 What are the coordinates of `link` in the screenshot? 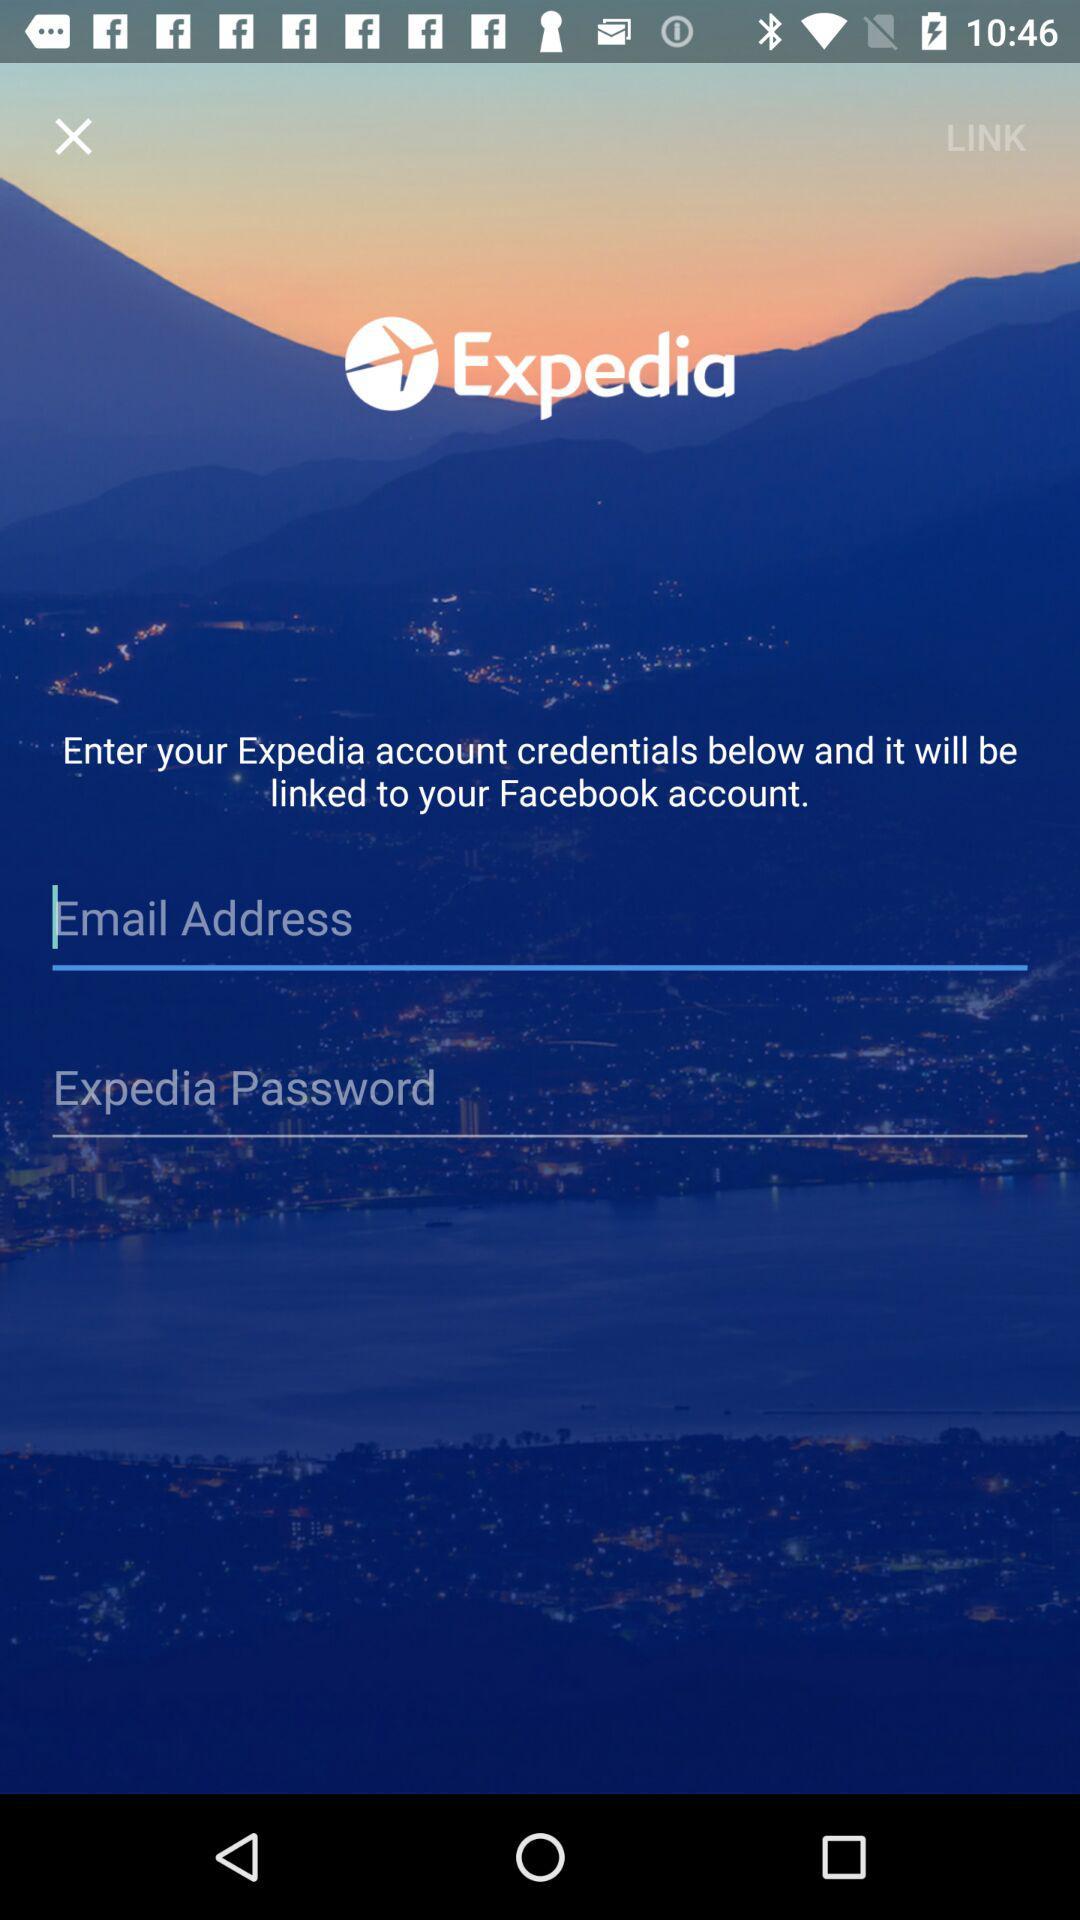 It's located at (984, 135).